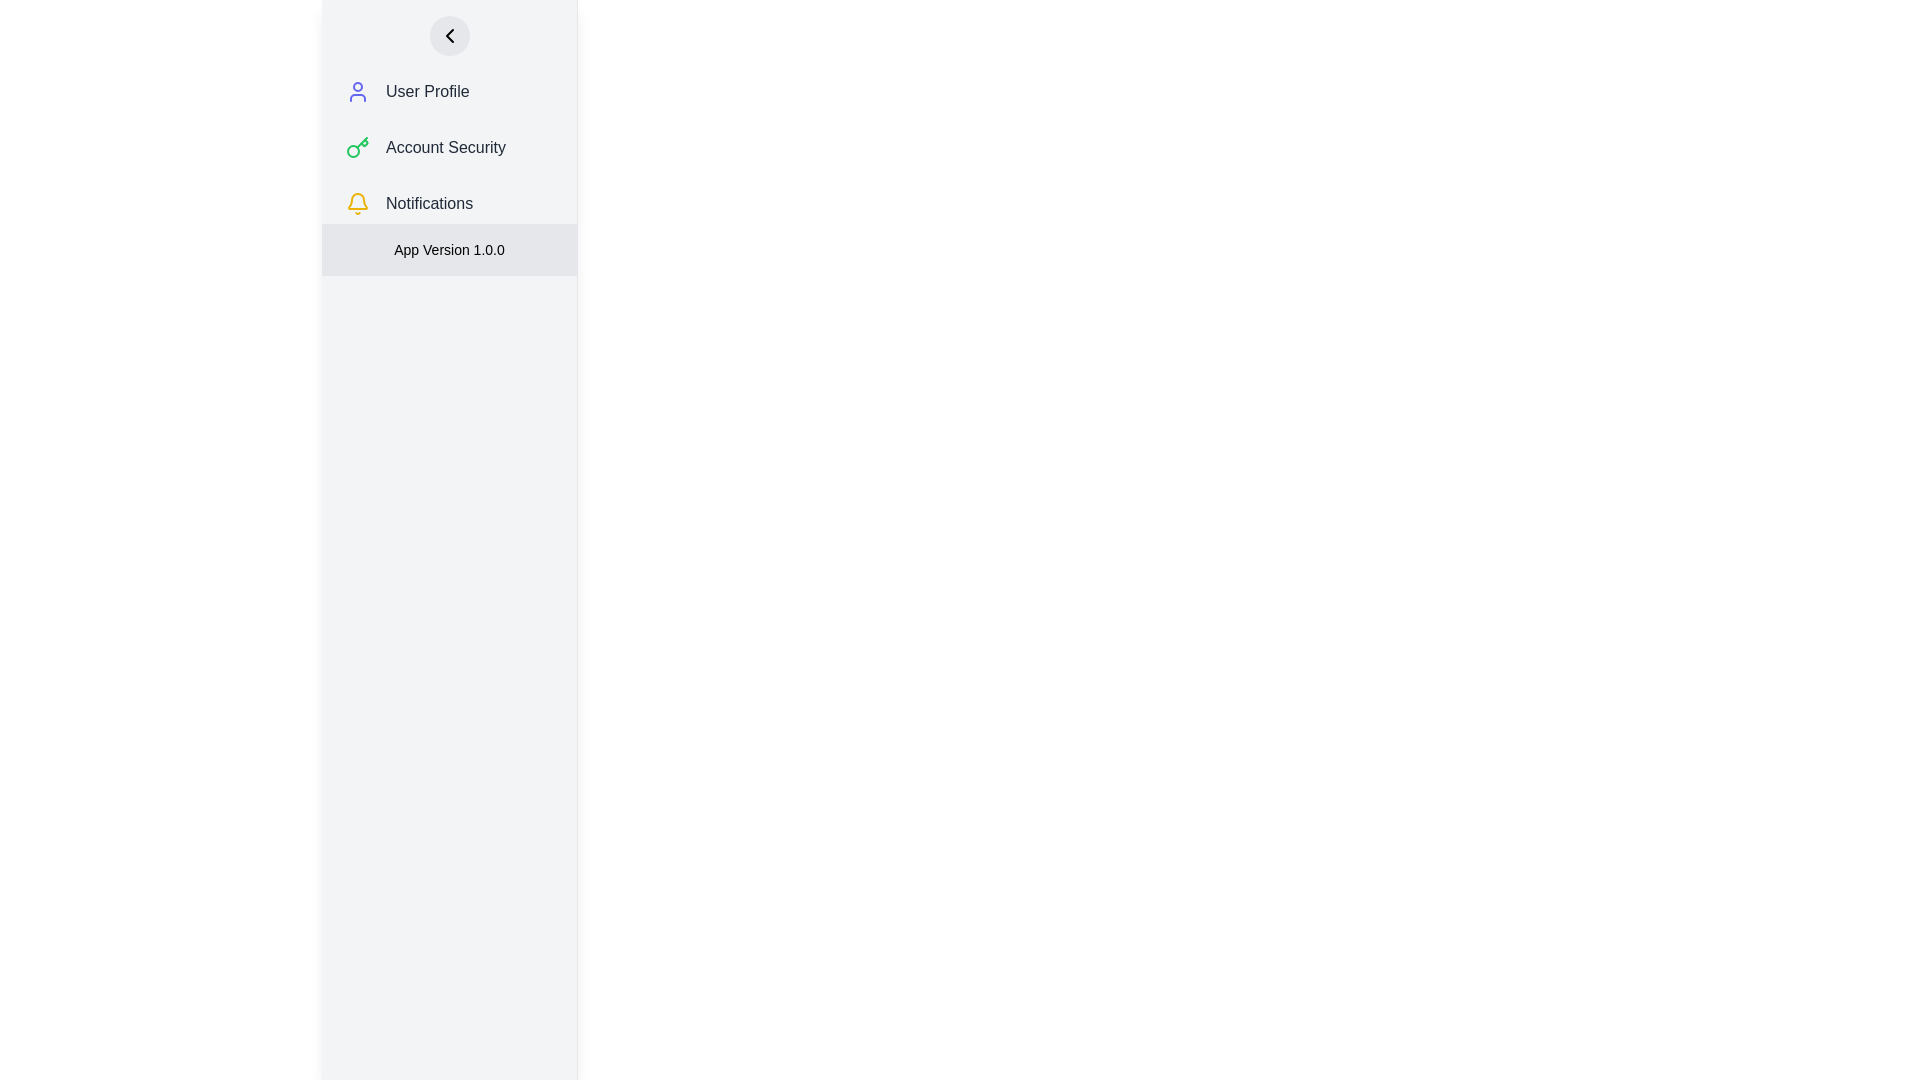  Describe the element at coordinates (448, 35) in the screenshot. I see `the navigation button located at the top-left corner of the vertical menu panel` at that location.